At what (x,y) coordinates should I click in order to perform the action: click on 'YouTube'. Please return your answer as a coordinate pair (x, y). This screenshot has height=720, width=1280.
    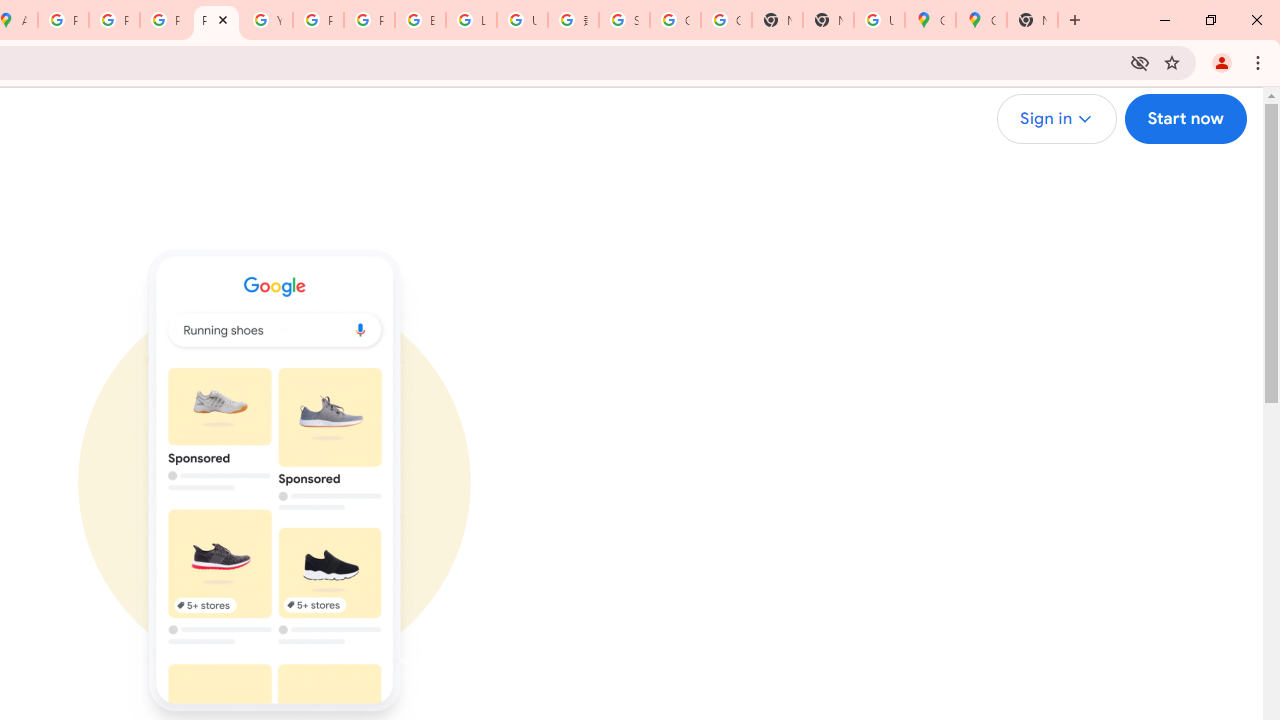
    Looking at the image, I should click on (266, 20).